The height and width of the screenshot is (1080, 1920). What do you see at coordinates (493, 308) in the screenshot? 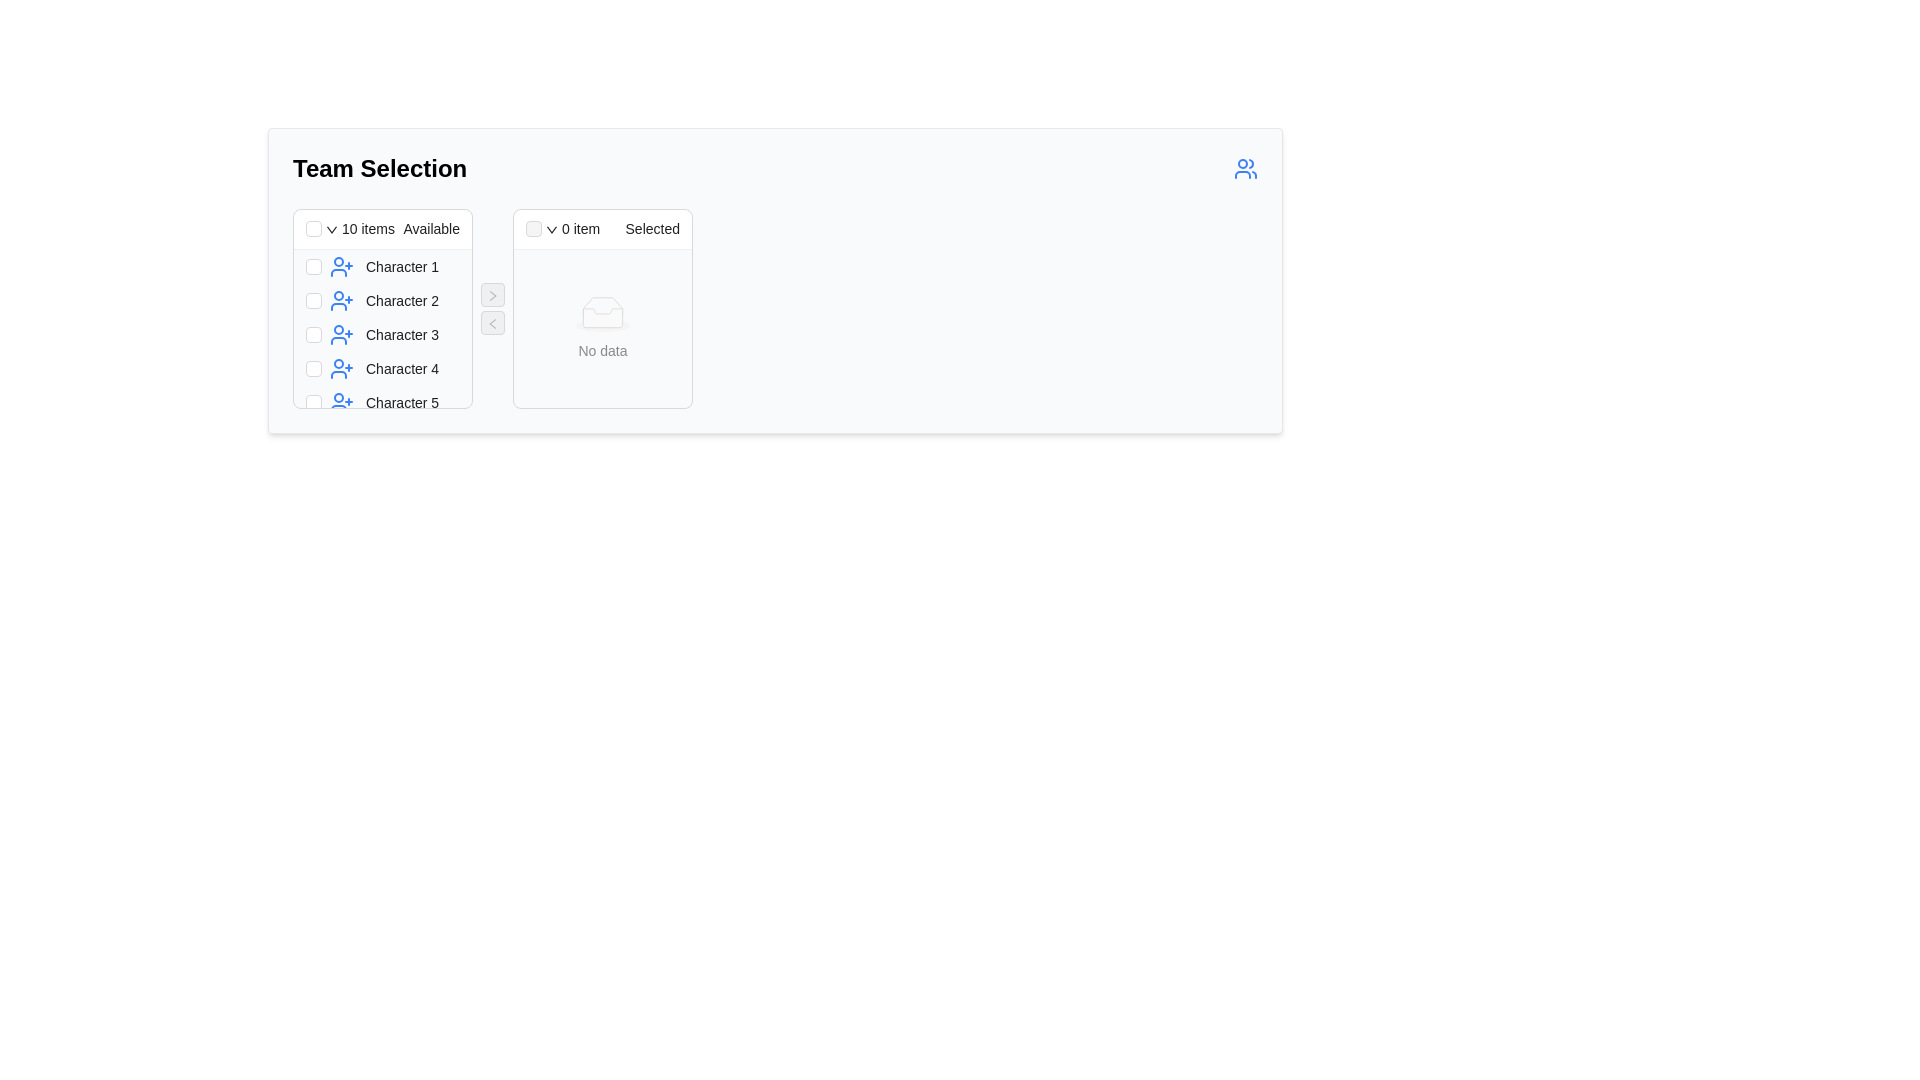
I see `the Transfer control buttons located between the 'Available' and 'Selected' panels in the 'Team Selection' UI` at bounding box center [493, 308].